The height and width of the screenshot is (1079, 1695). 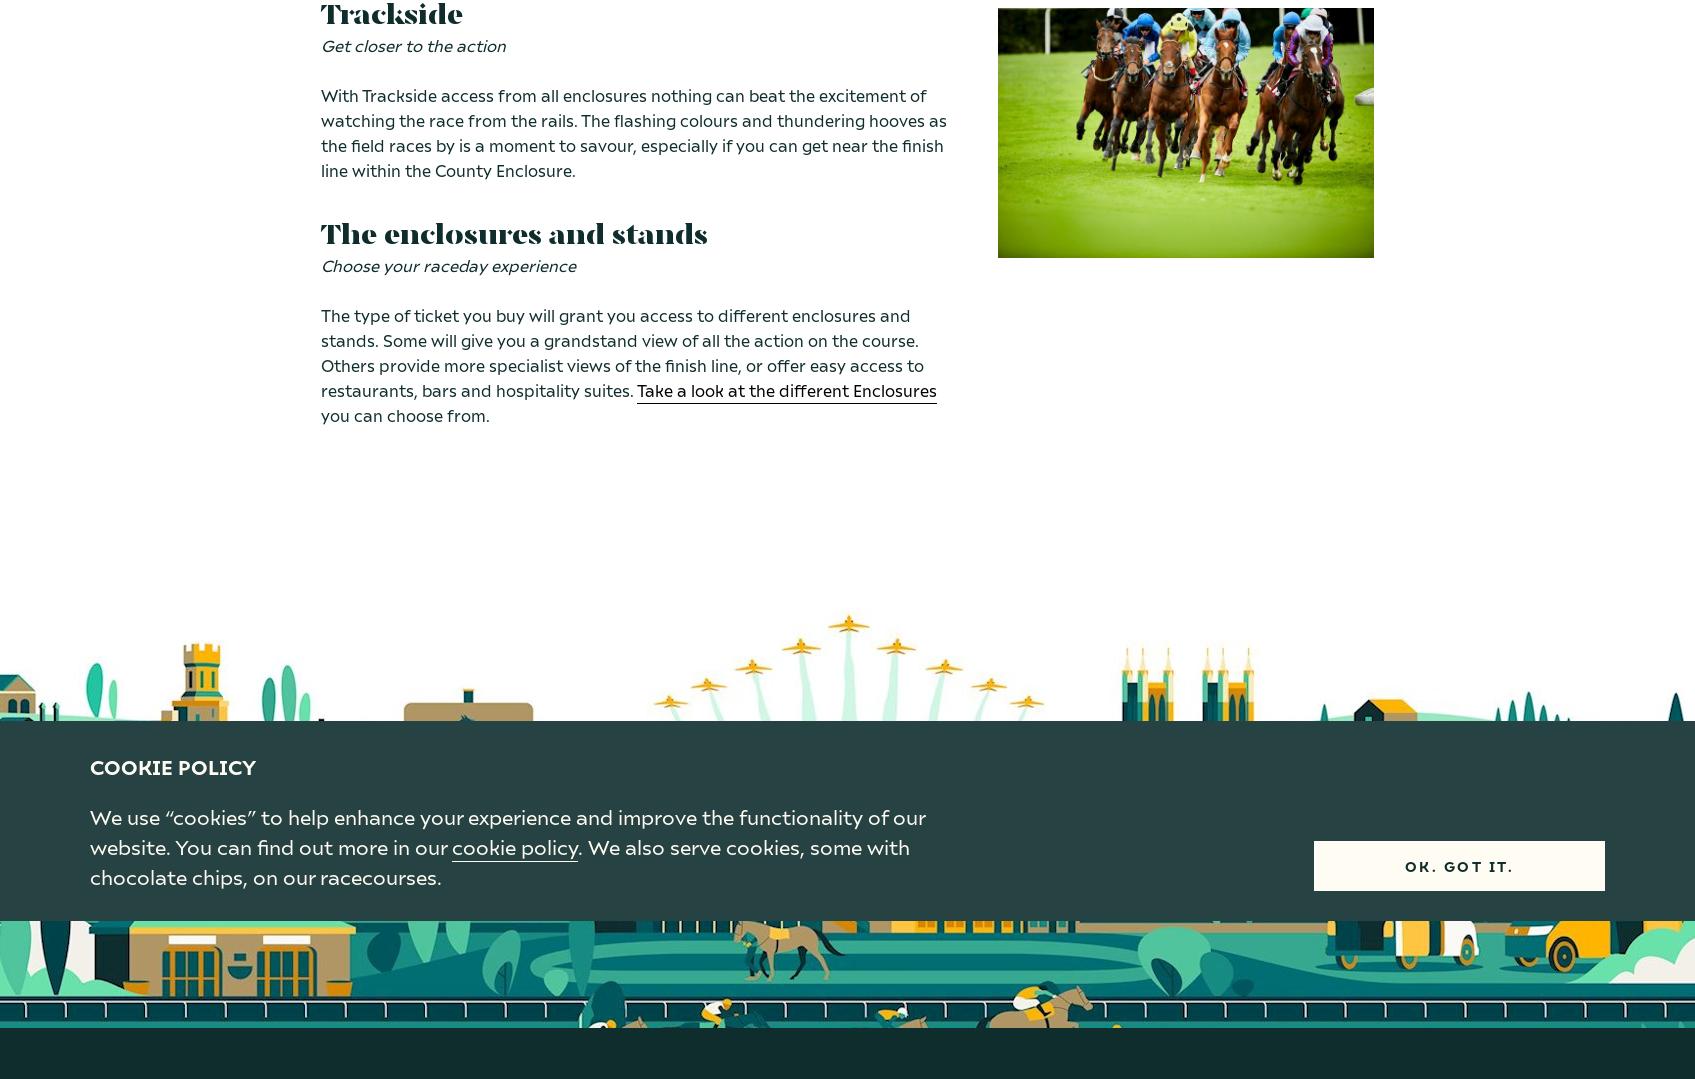 What do you see at coordinates (320, 413) in the screenshot?
I see `'you can choose from.'` at bounding box center [320, 413].